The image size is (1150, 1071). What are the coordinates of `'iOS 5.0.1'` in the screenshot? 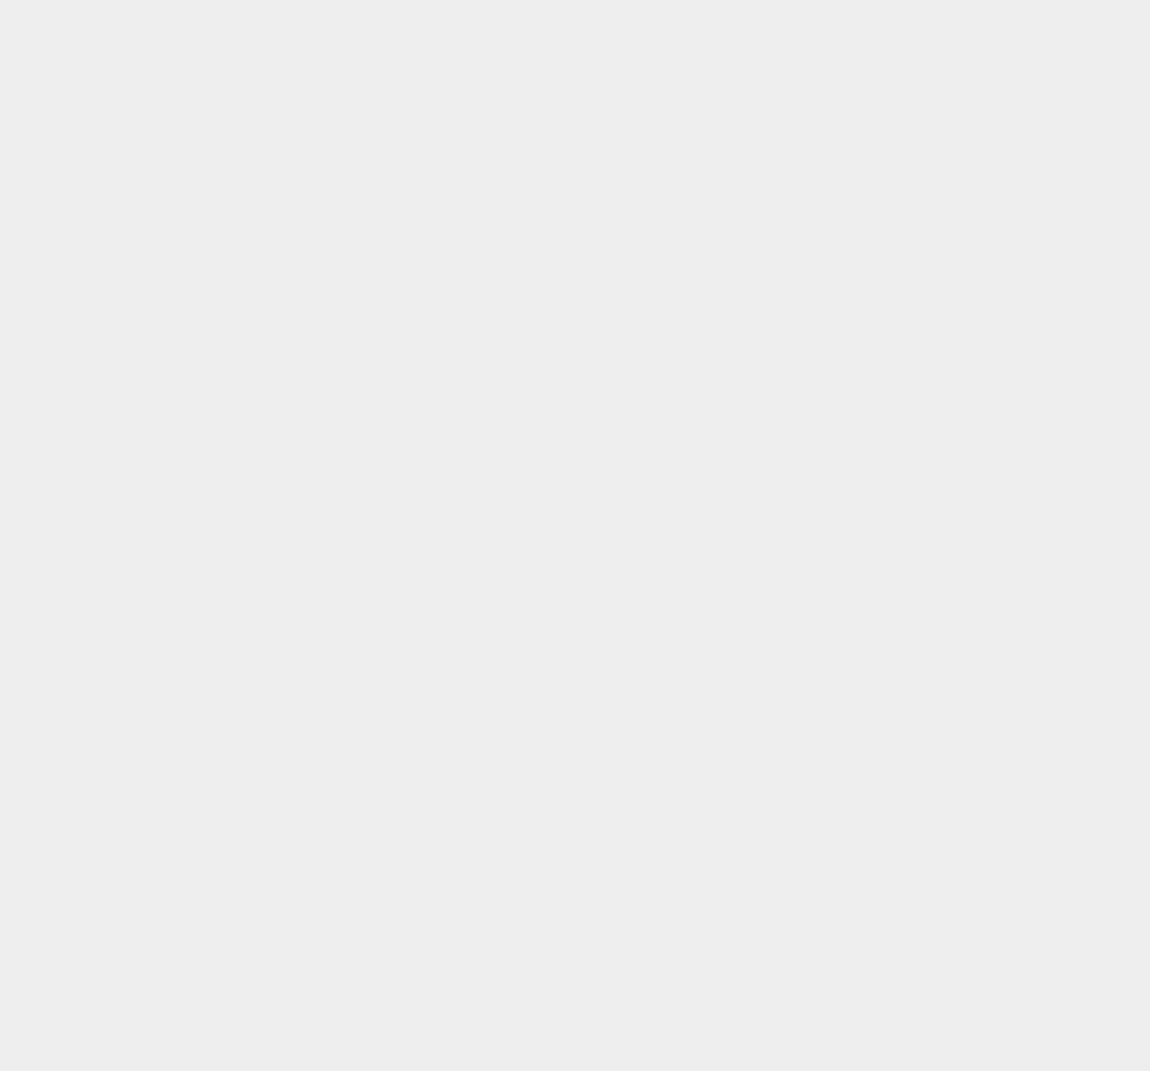 It's located at (839, 837).